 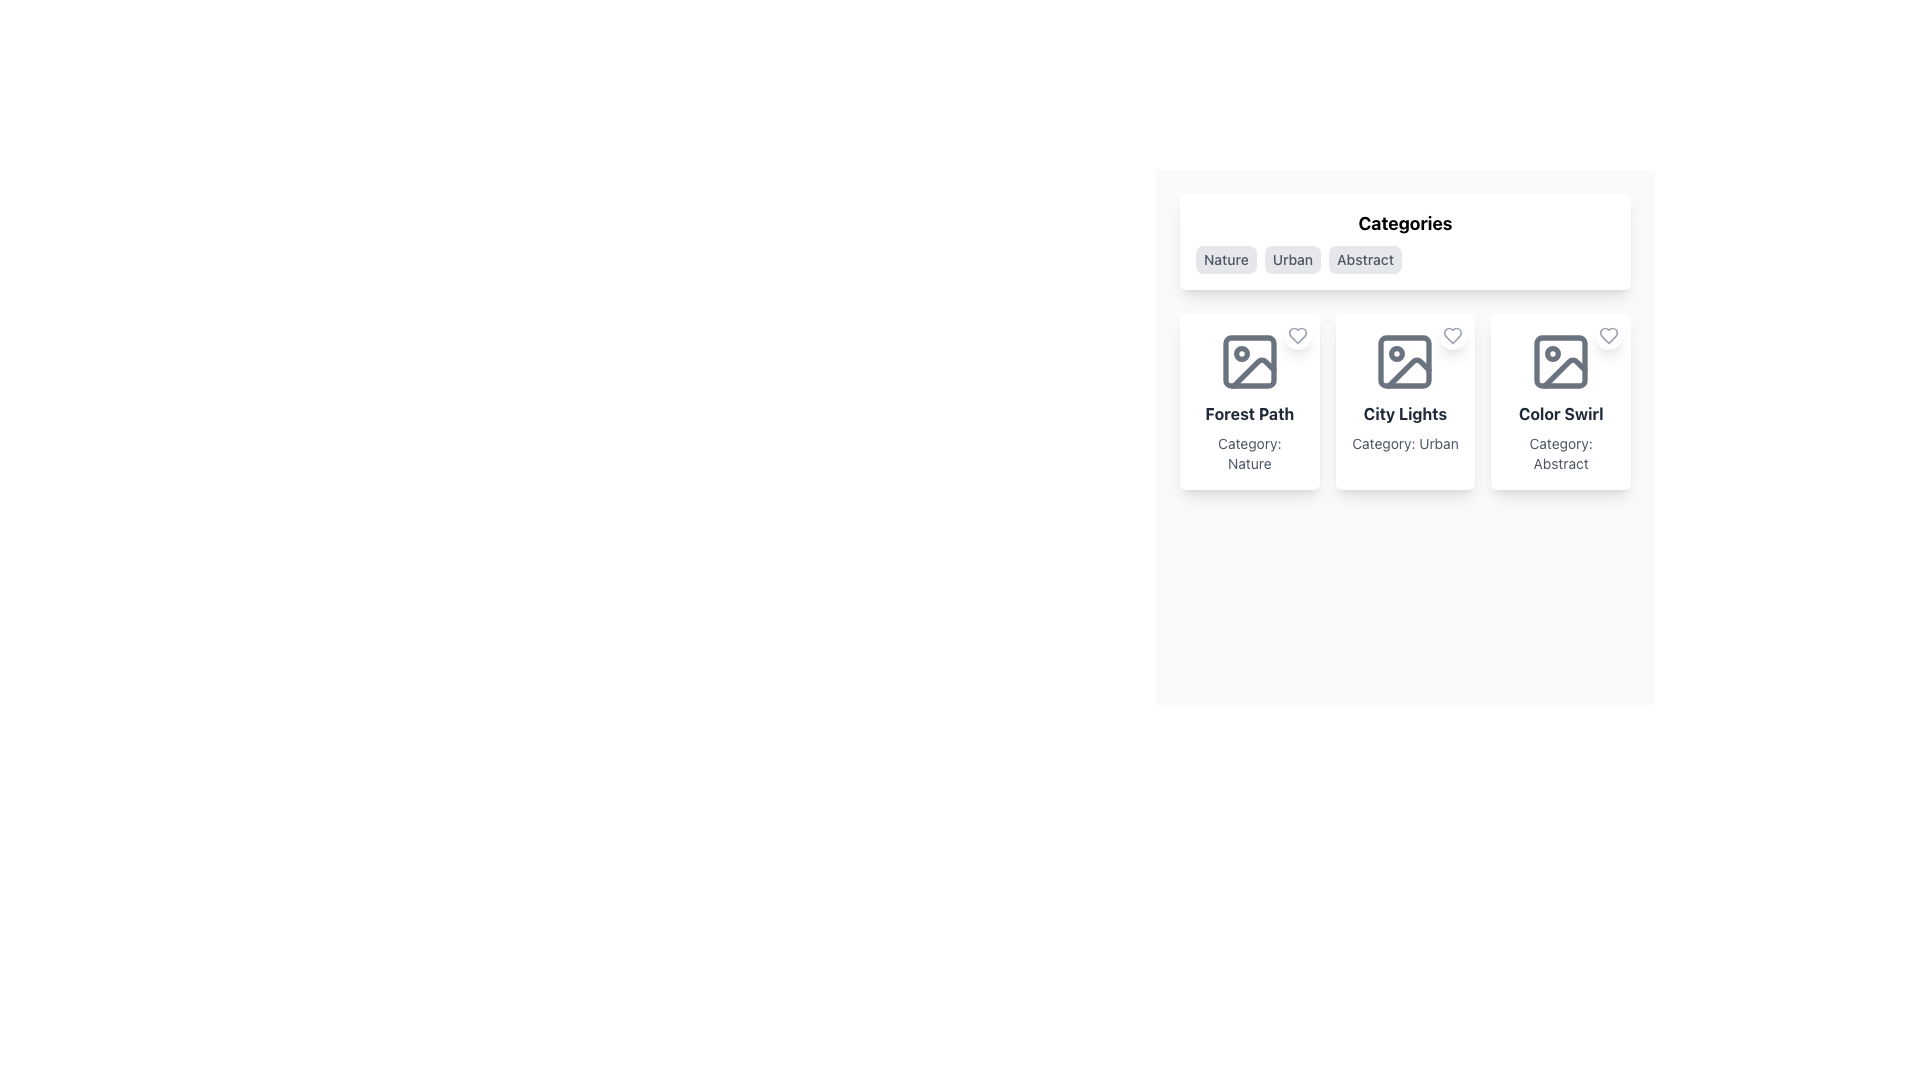 I want to click on the text element displaying 'Category: Urban' that is styled with a small font size and gray color, located within the 'City Lights' card, and positioned below the bold 'City Lights' title, so click(x=1404, y=442).